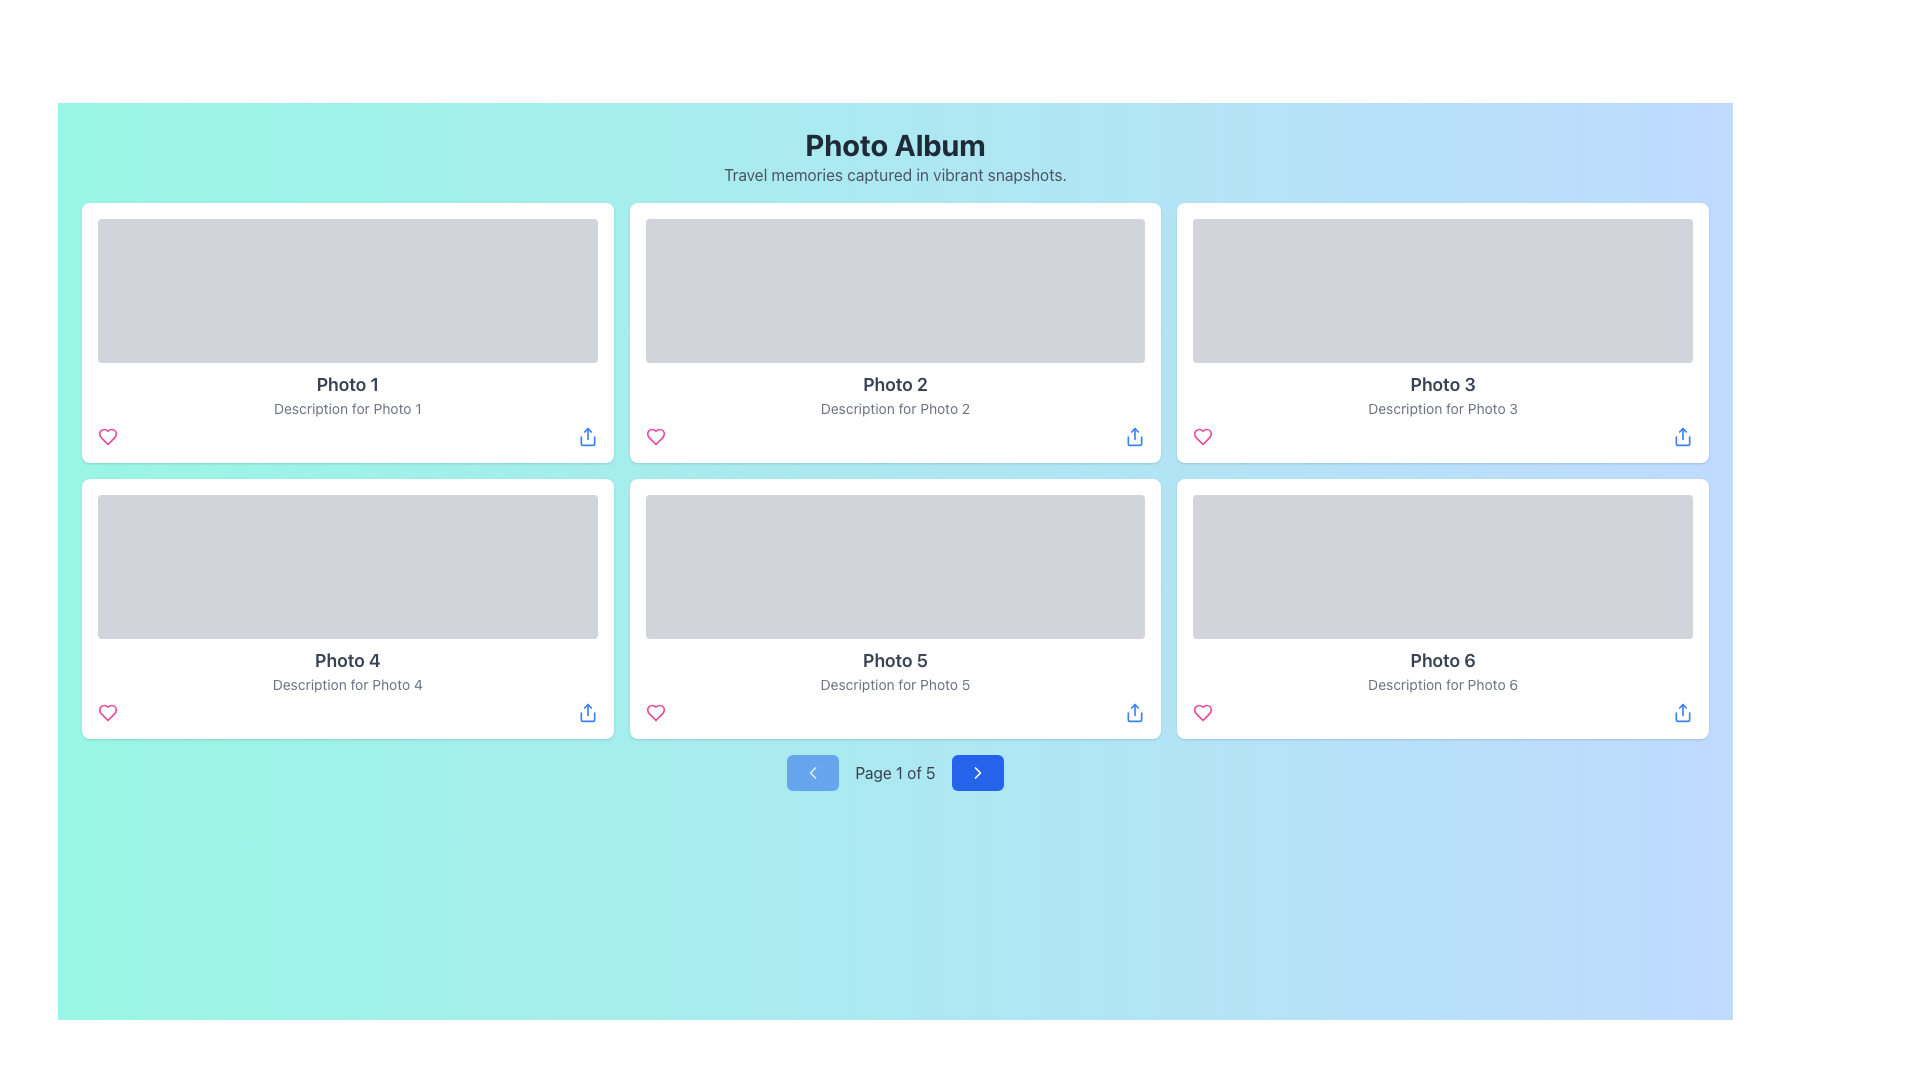  I want to click on the heart-shaped icon with a pink outline located at the bottom-left corner of the first photo card to mark or unmark the photo as a favorite, so click(107, 712).